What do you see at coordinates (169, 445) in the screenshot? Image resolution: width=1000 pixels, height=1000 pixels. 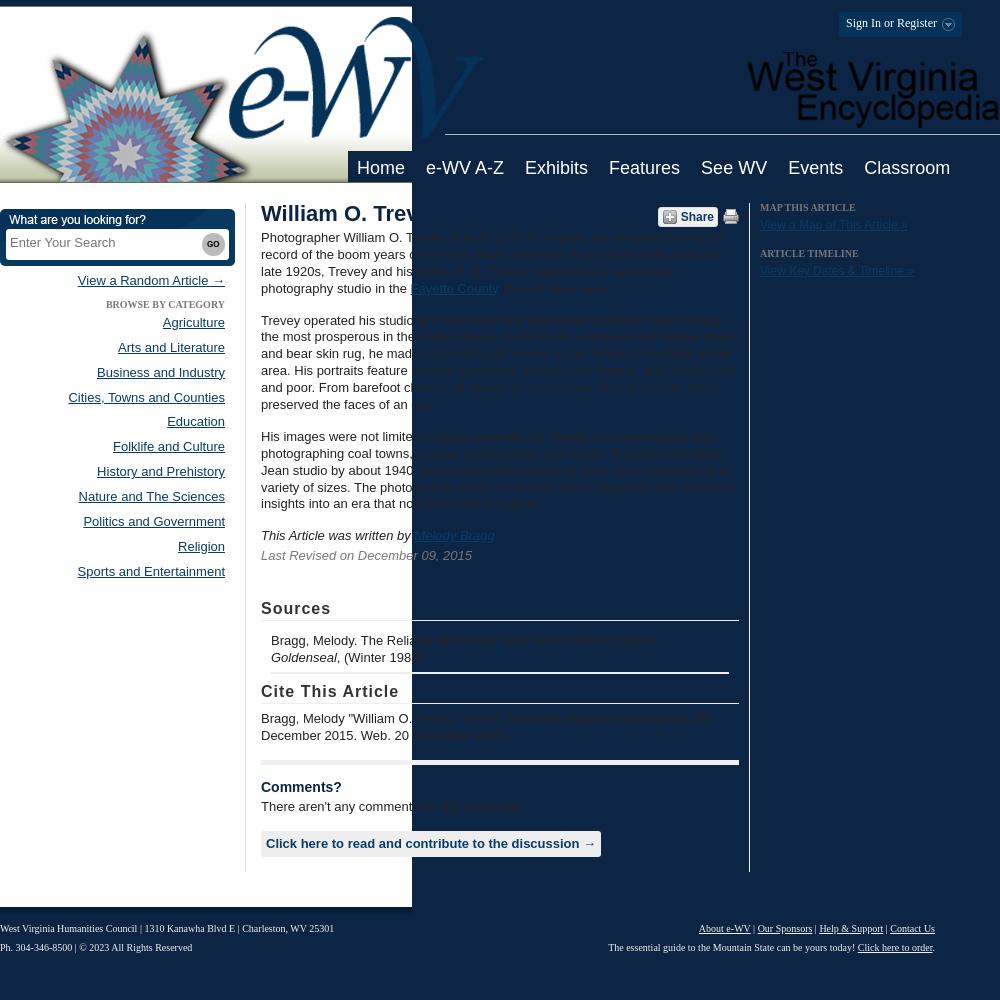 I see `'Folklife and Culture'` at bounding box center [169, 445].